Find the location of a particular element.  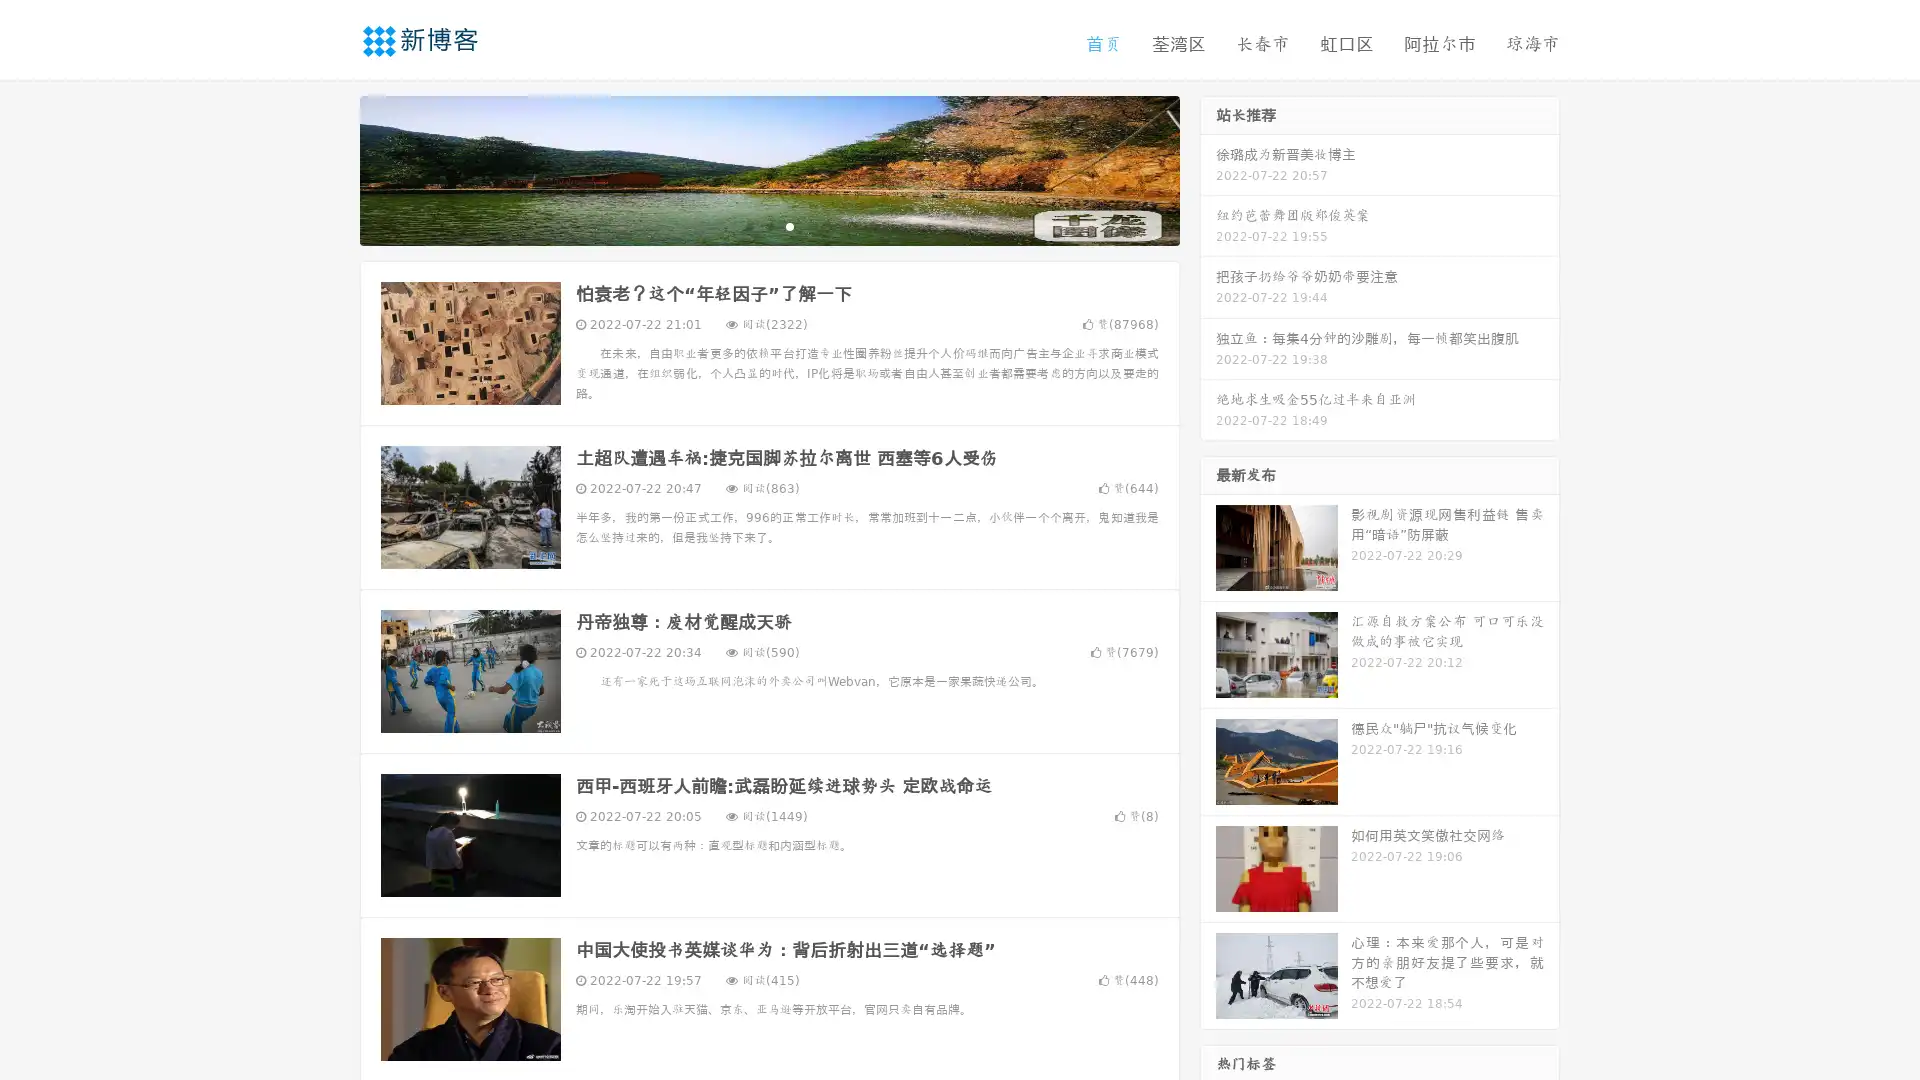

Go to slide 3 is located at coordinates (789, 225).